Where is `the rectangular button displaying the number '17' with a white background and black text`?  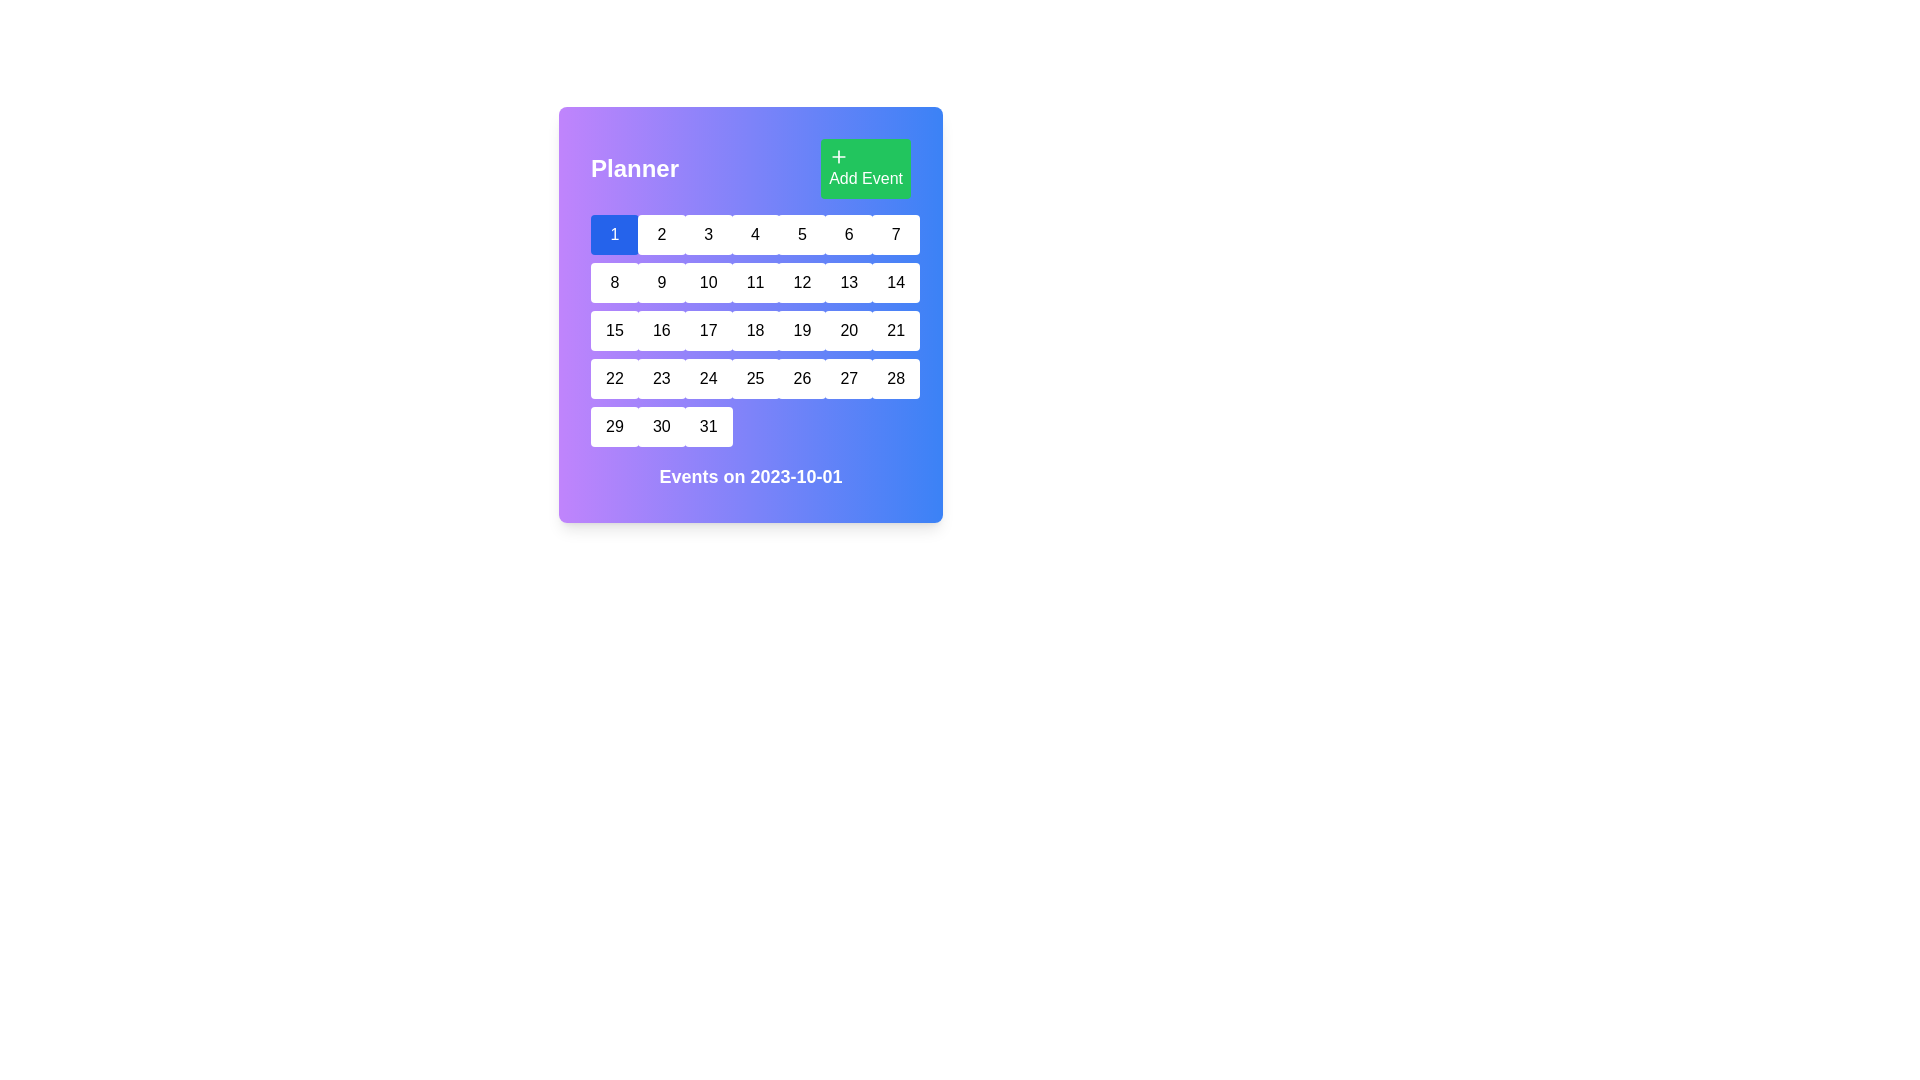
the rectangular button displaying the number '17' with a white background and black text is located at coordinates (708, 330).